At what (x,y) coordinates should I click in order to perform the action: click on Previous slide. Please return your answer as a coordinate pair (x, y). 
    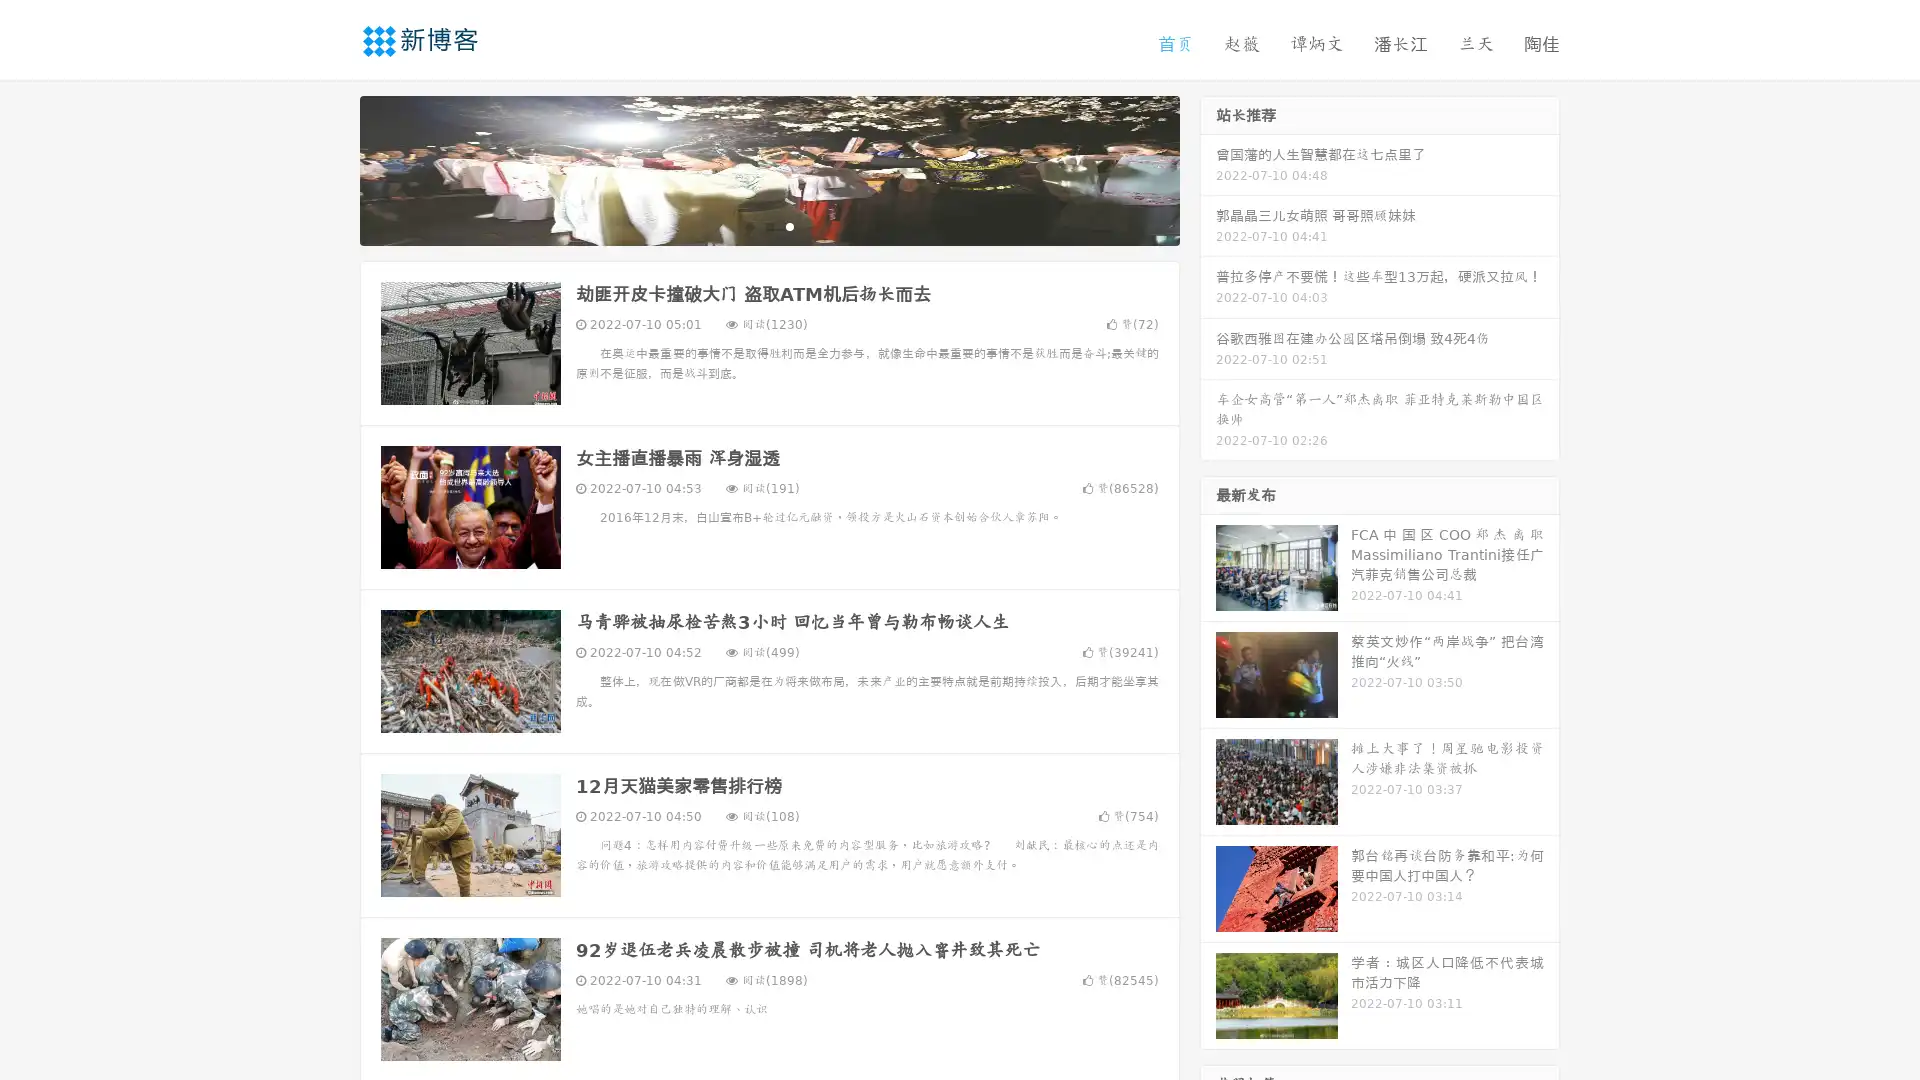
    Looking at the image, I should click on (330, 168).